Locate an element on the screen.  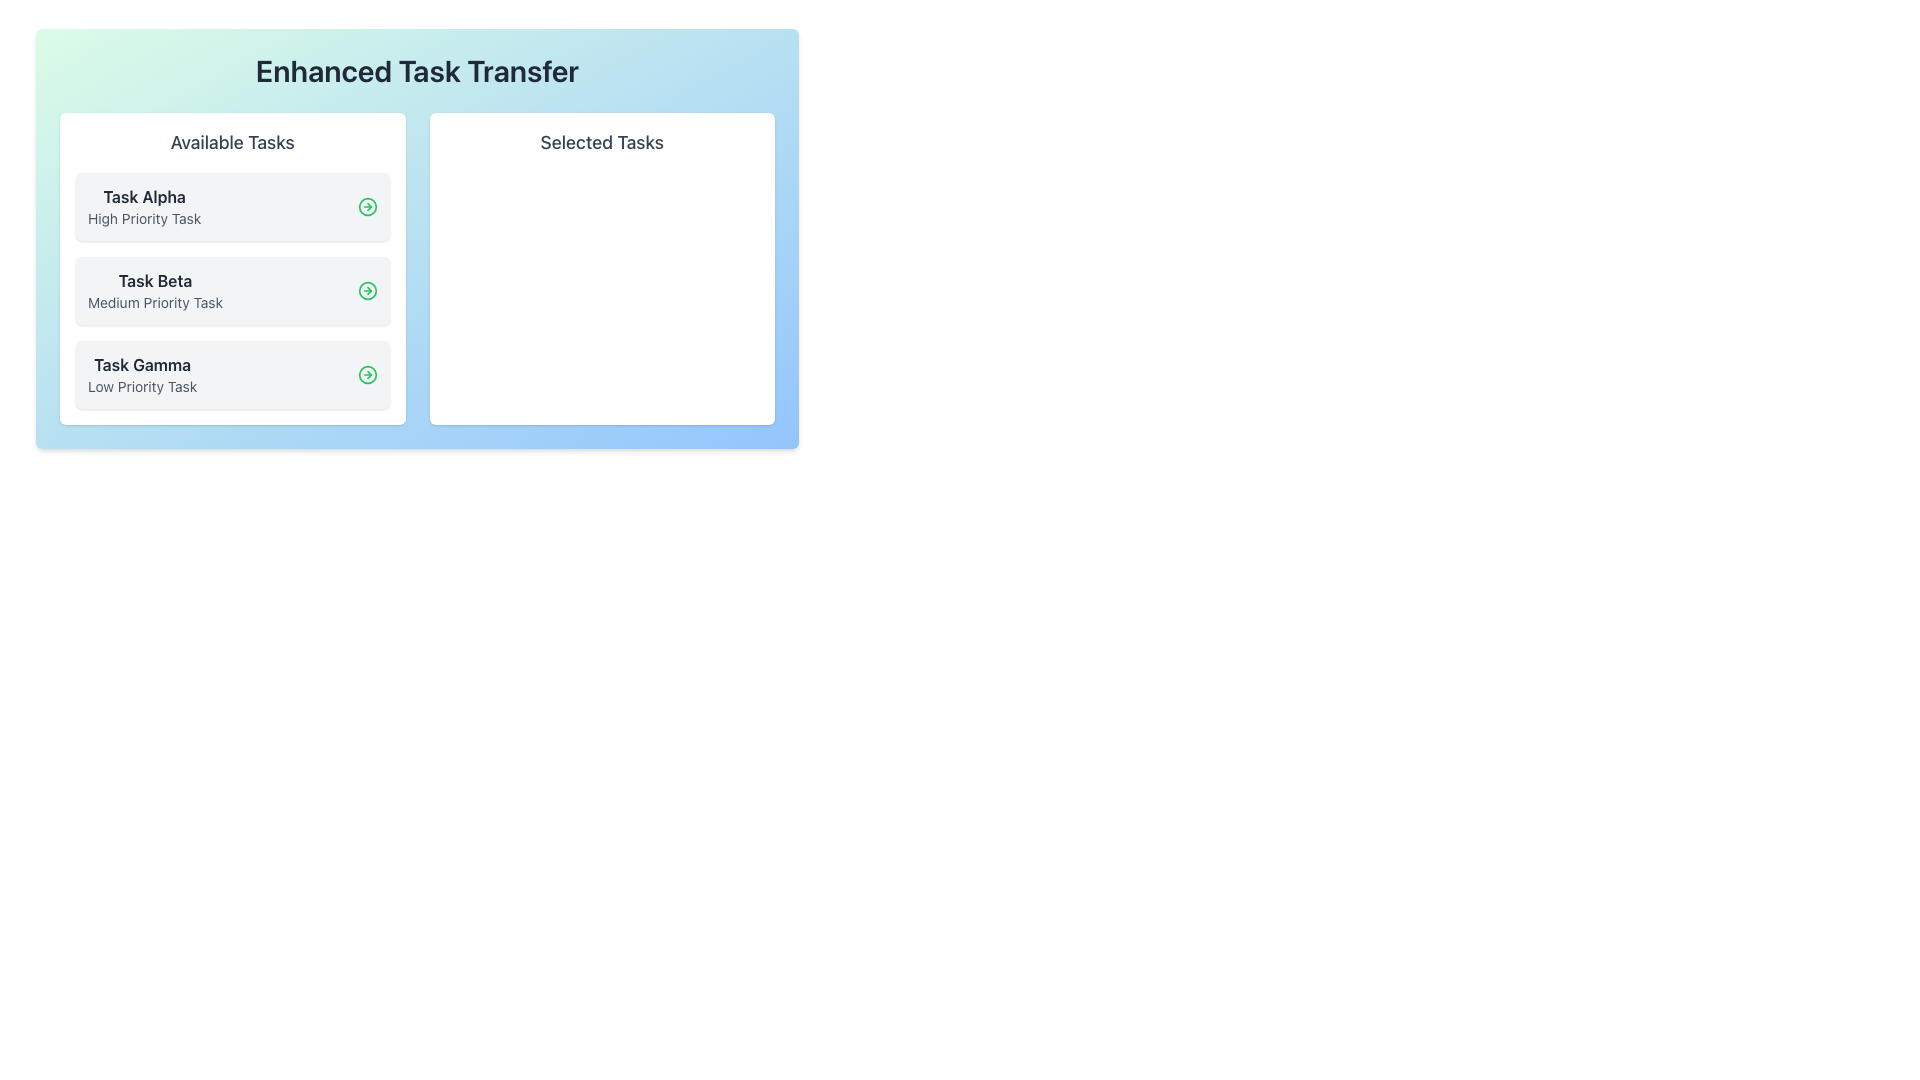
the text-label UI element displaying 'Task Beta' with the description 'Medium Priority Task' to operate on the associated task is located at coordinates (153, 290).